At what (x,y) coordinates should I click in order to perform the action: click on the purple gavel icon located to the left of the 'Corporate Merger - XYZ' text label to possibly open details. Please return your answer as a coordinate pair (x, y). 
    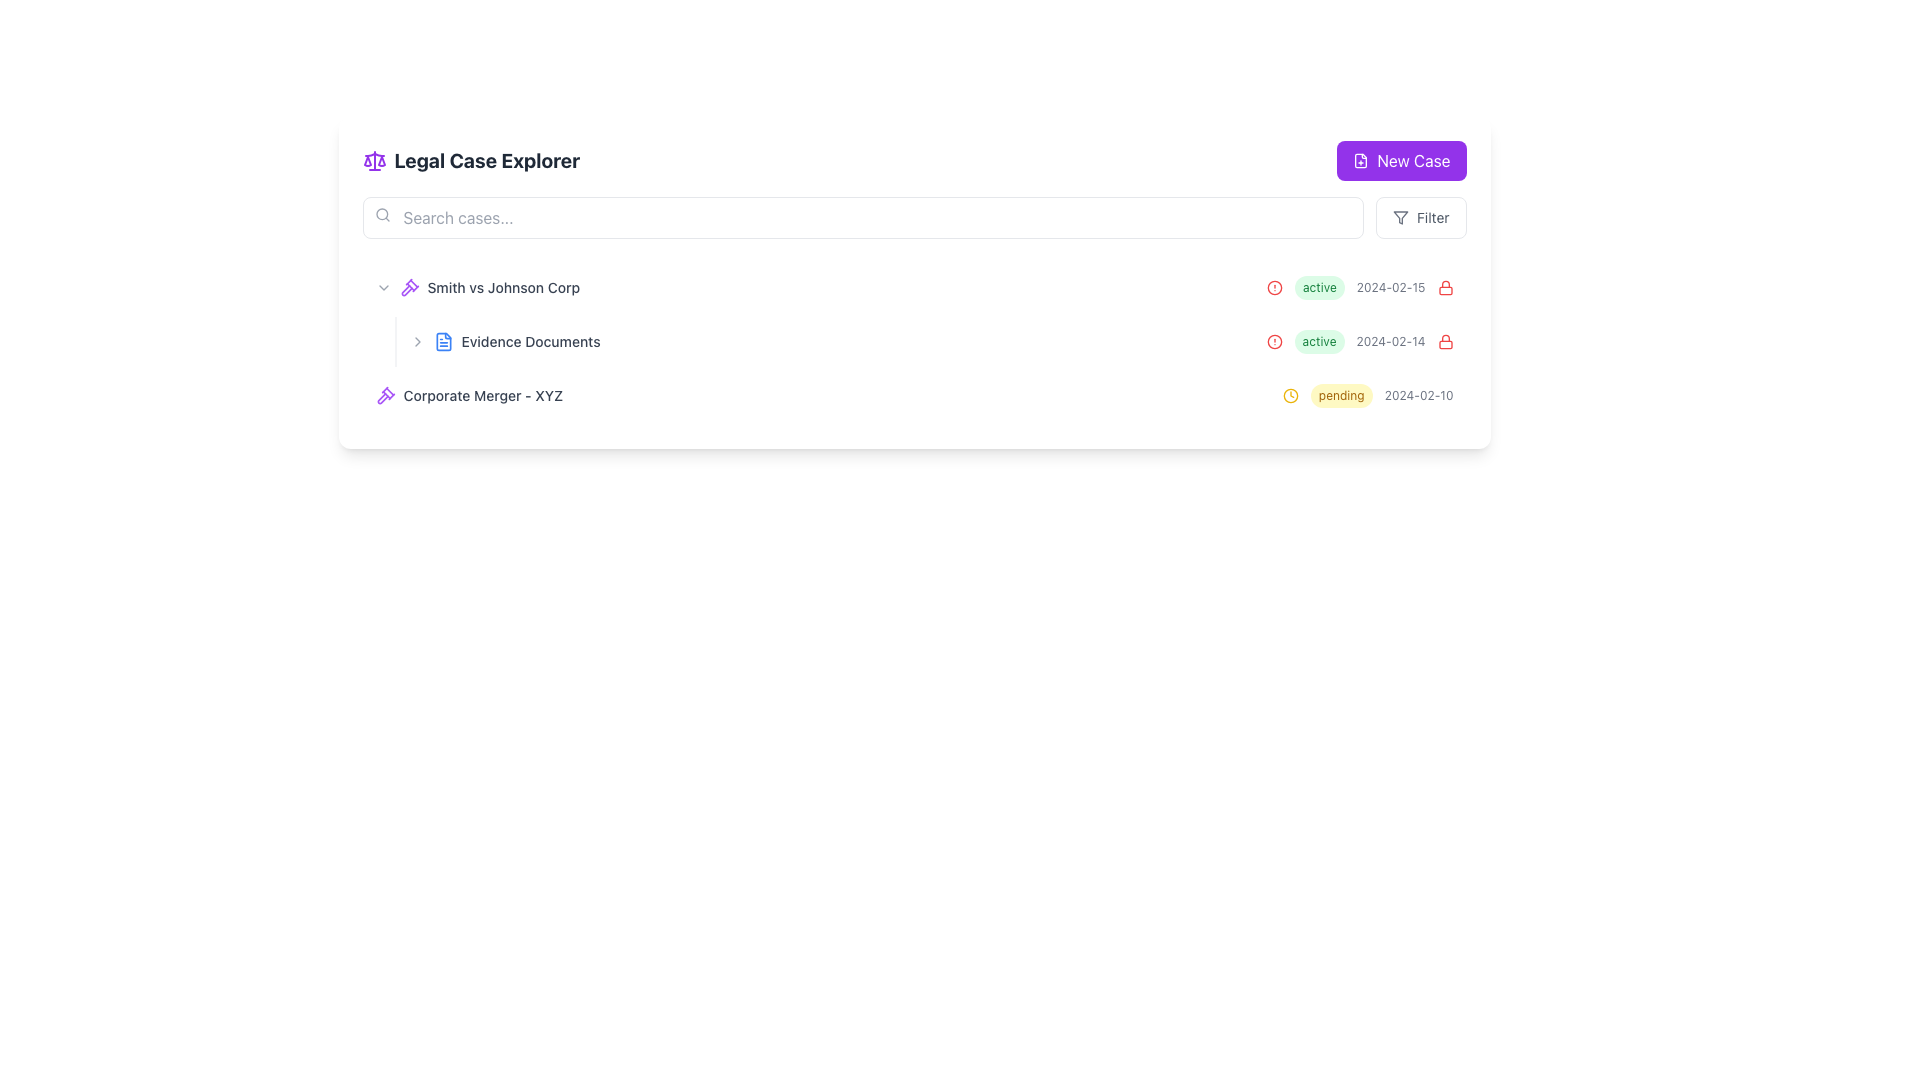
    Looking at the image, I should click on (385, 396).